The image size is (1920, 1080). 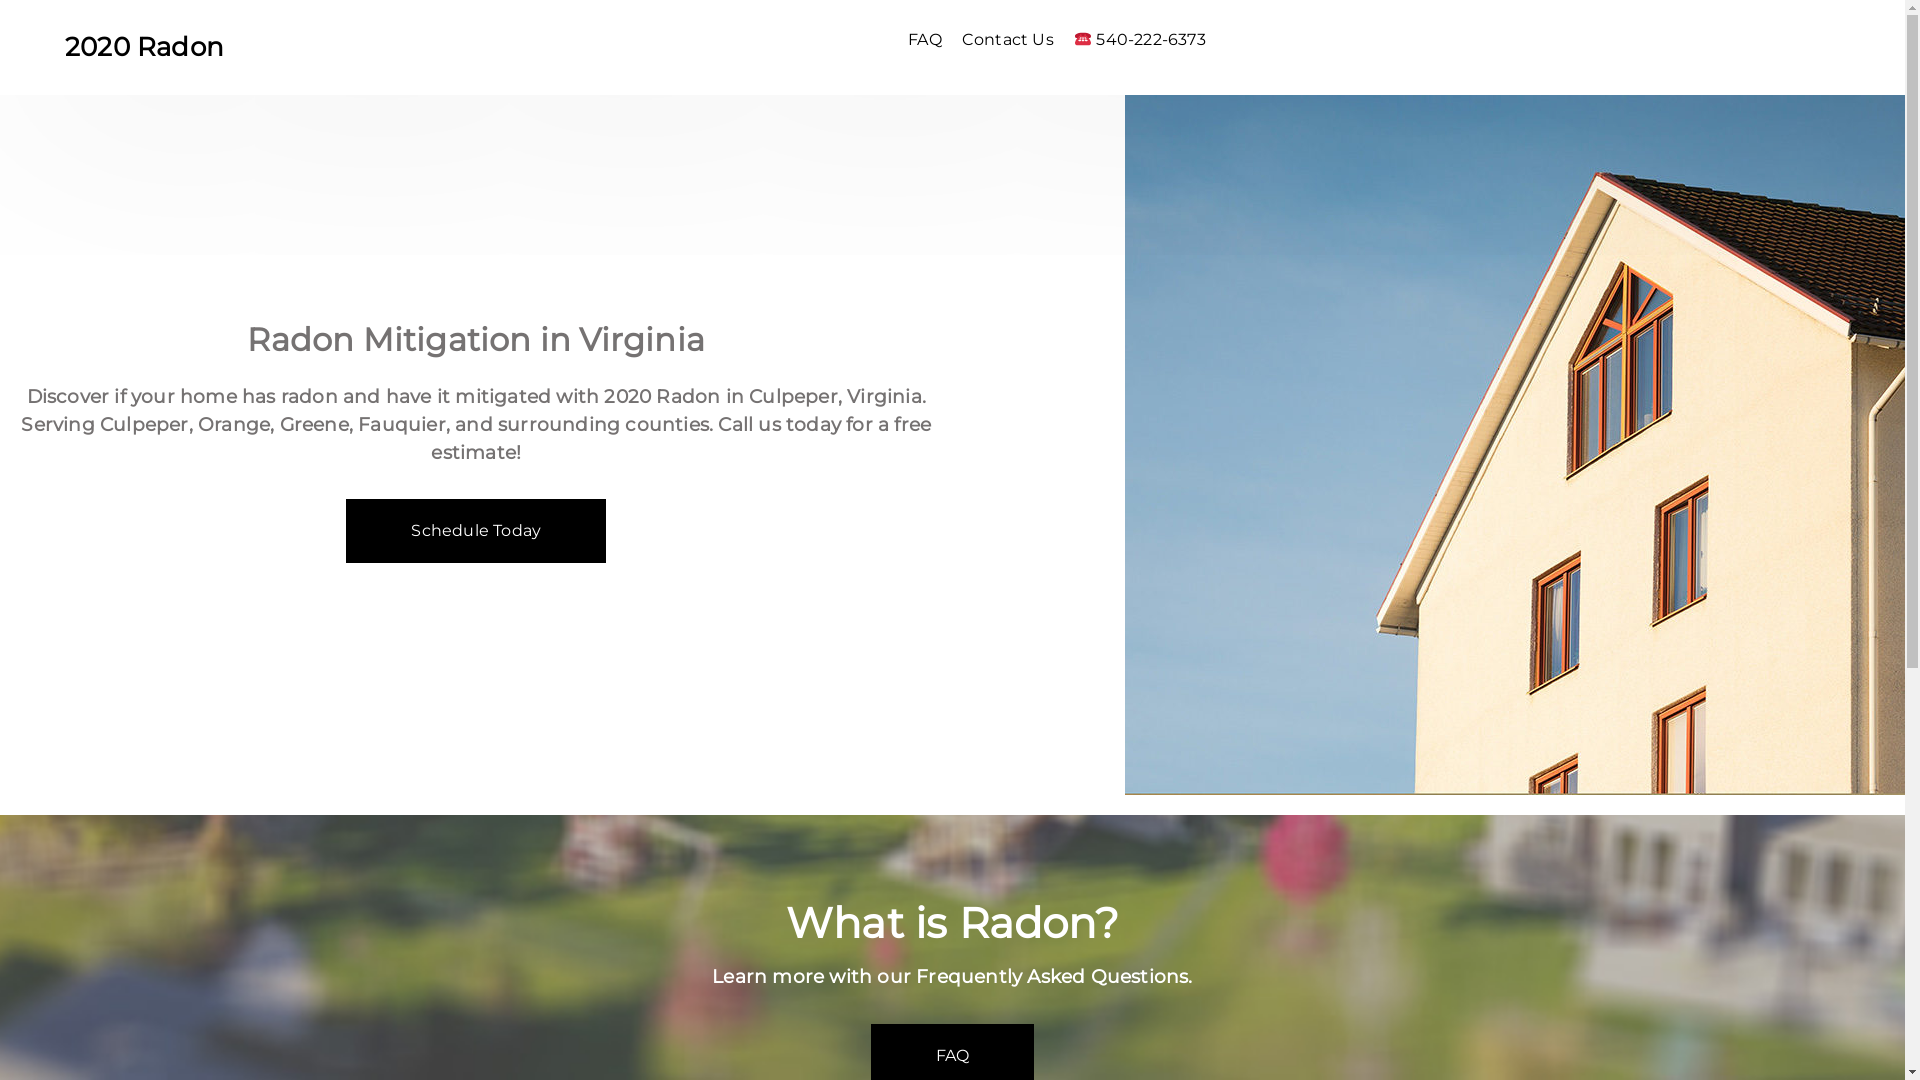 What do you see at coordinates (1146, 39) in the screenshot?
I see `'540-222-6373'` at bounding box center [1146, 39].